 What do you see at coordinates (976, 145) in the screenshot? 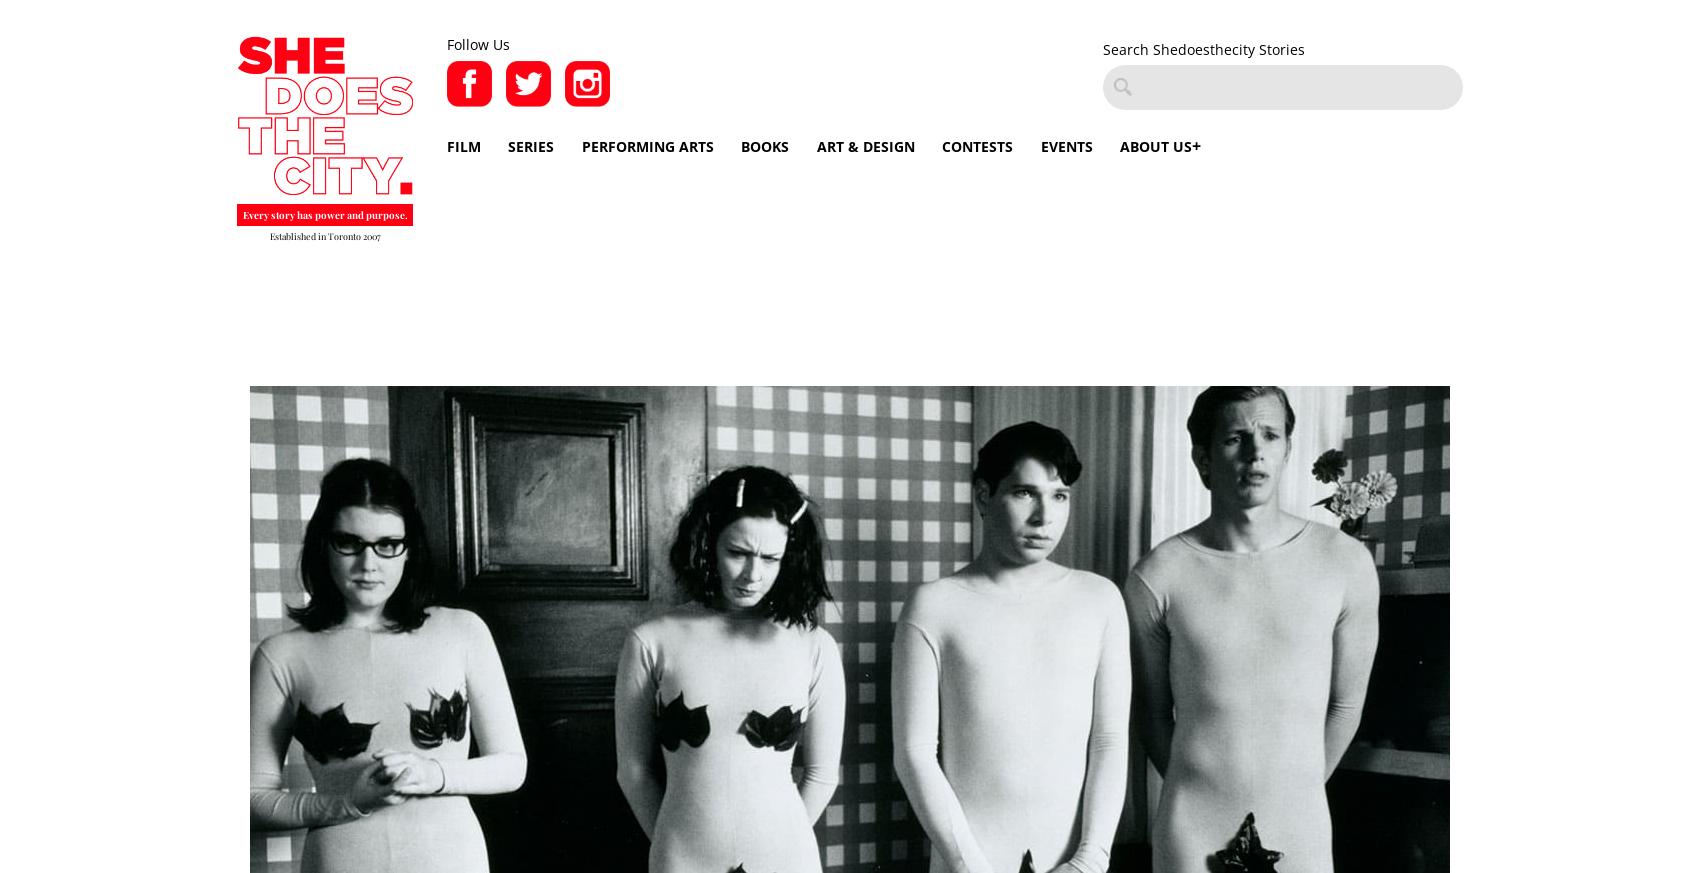
I see `'Contests'` at bounding box center [976, 145].